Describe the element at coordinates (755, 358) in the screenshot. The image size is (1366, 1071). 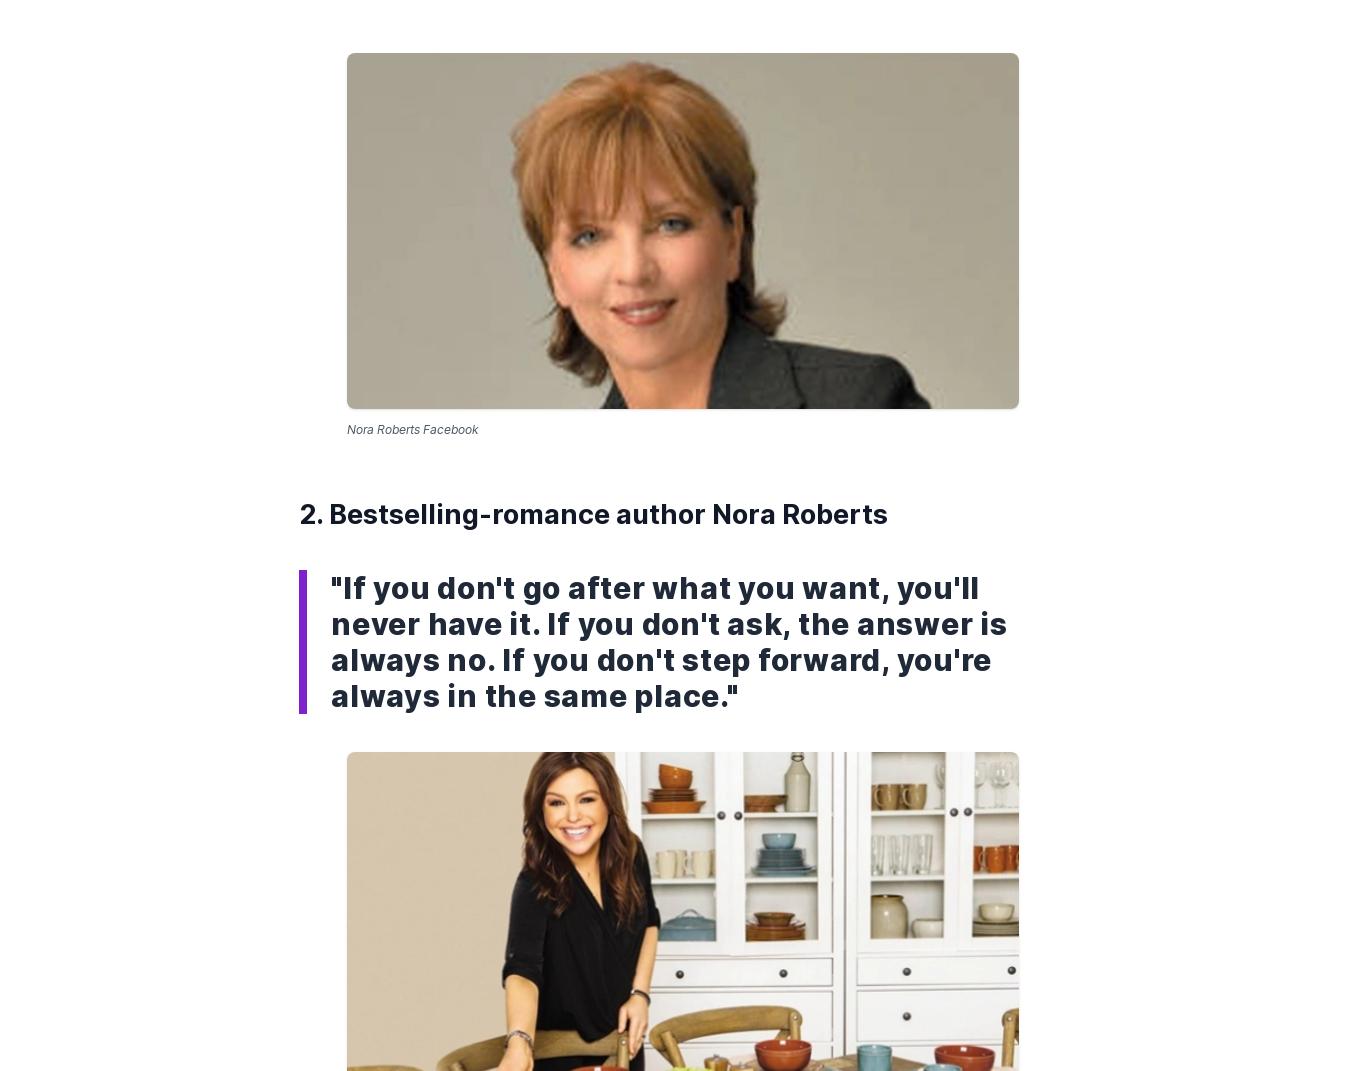
I see `'Site Map'` at that location.